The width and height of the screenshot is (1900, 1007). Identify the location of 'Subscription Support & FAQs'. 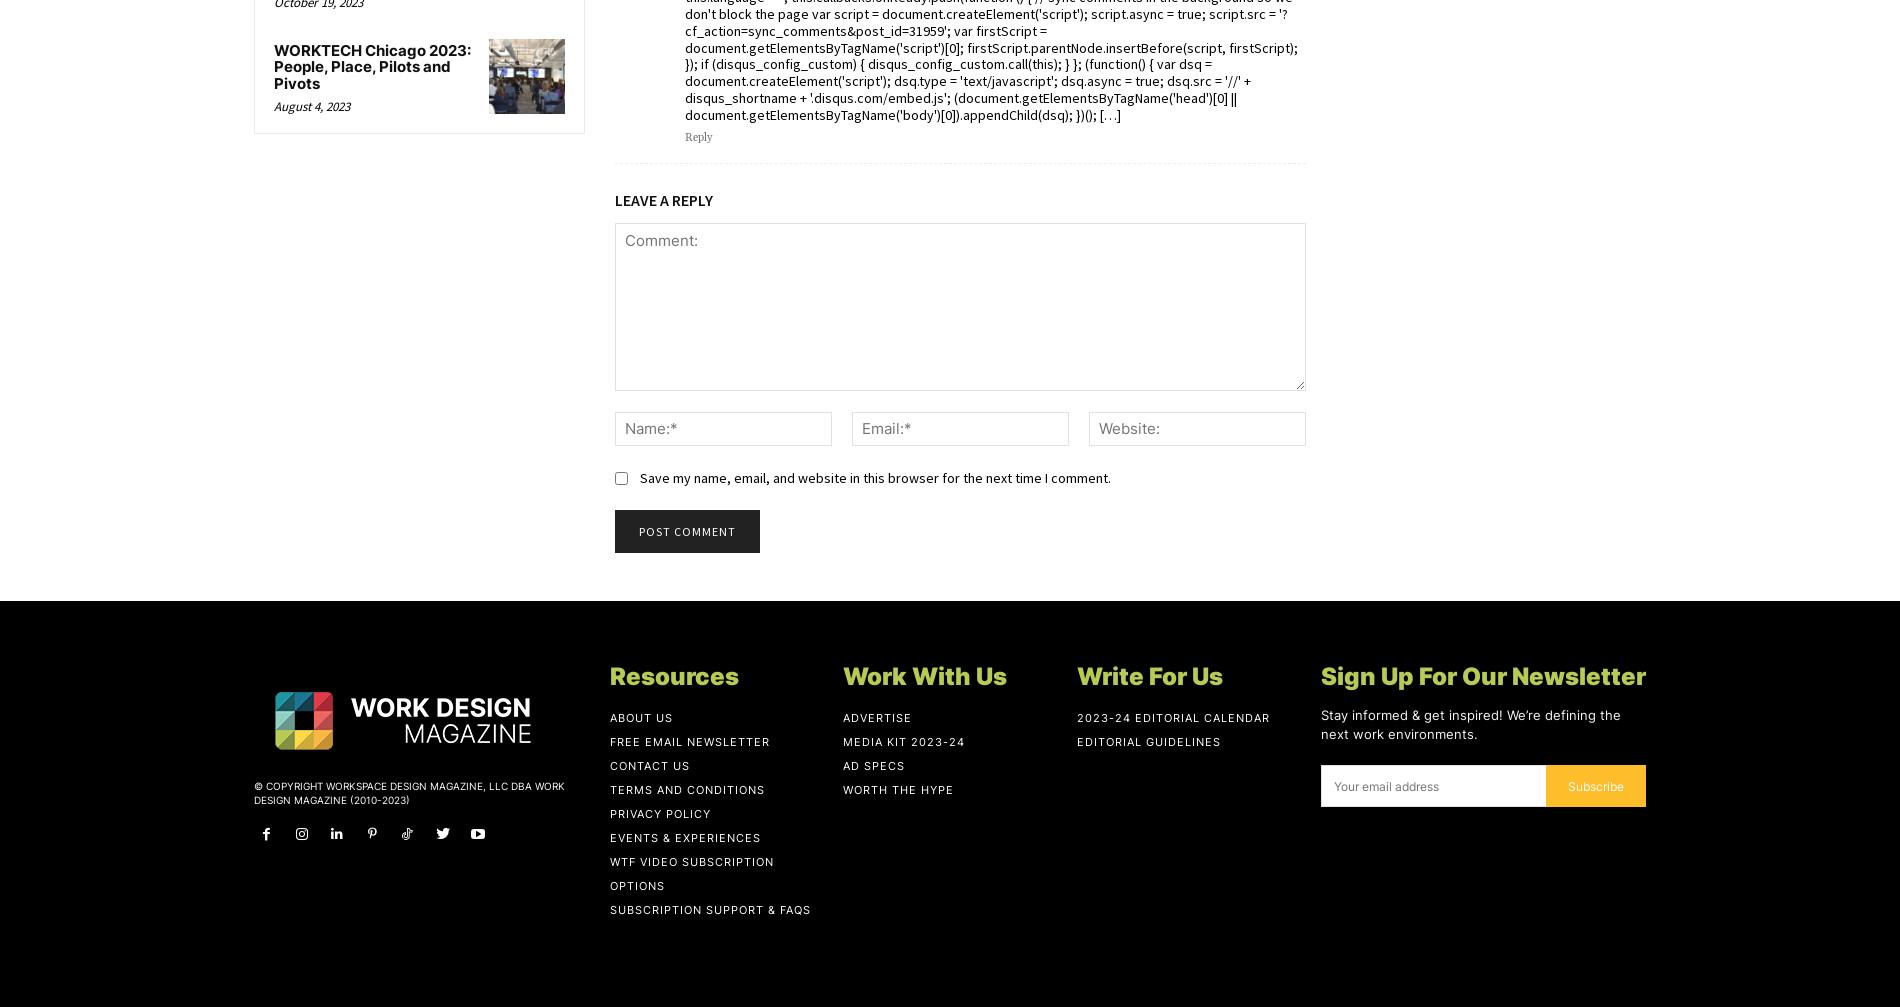
(709, 909).